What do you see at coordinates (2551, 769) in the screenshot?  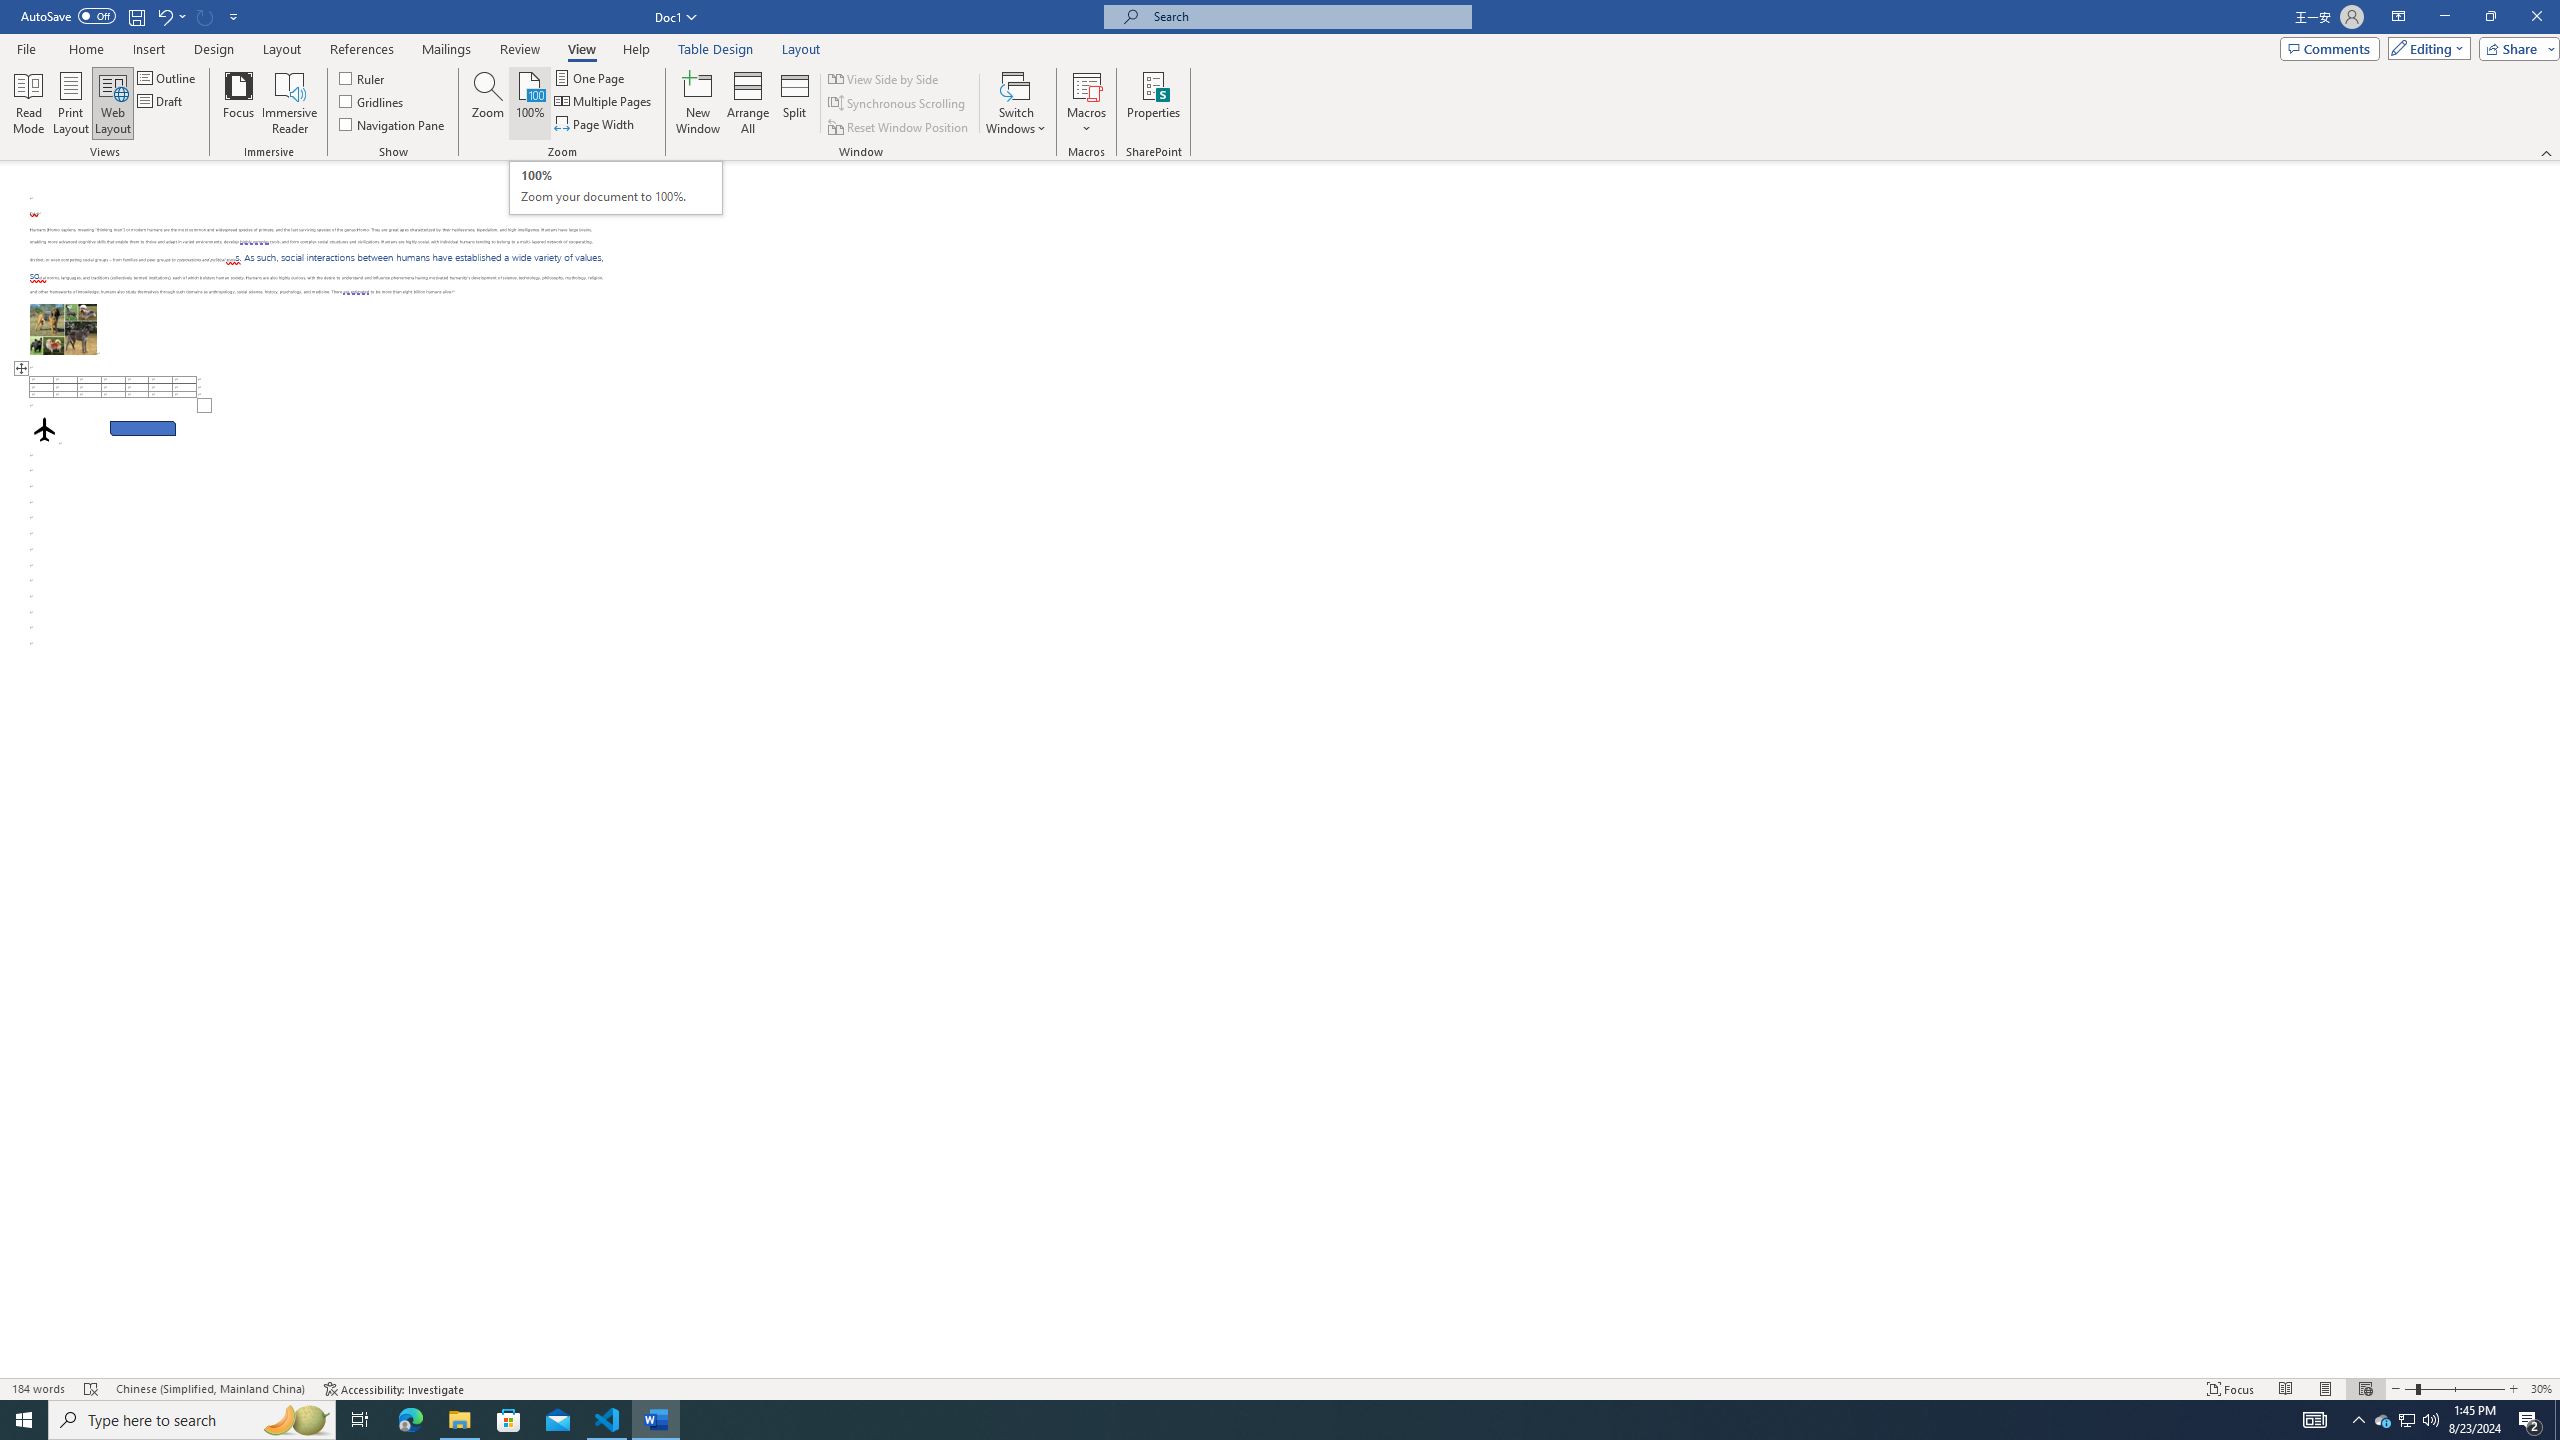 I see `'Class: NetUIScrollBar'` at bounding box center [2551, 769].